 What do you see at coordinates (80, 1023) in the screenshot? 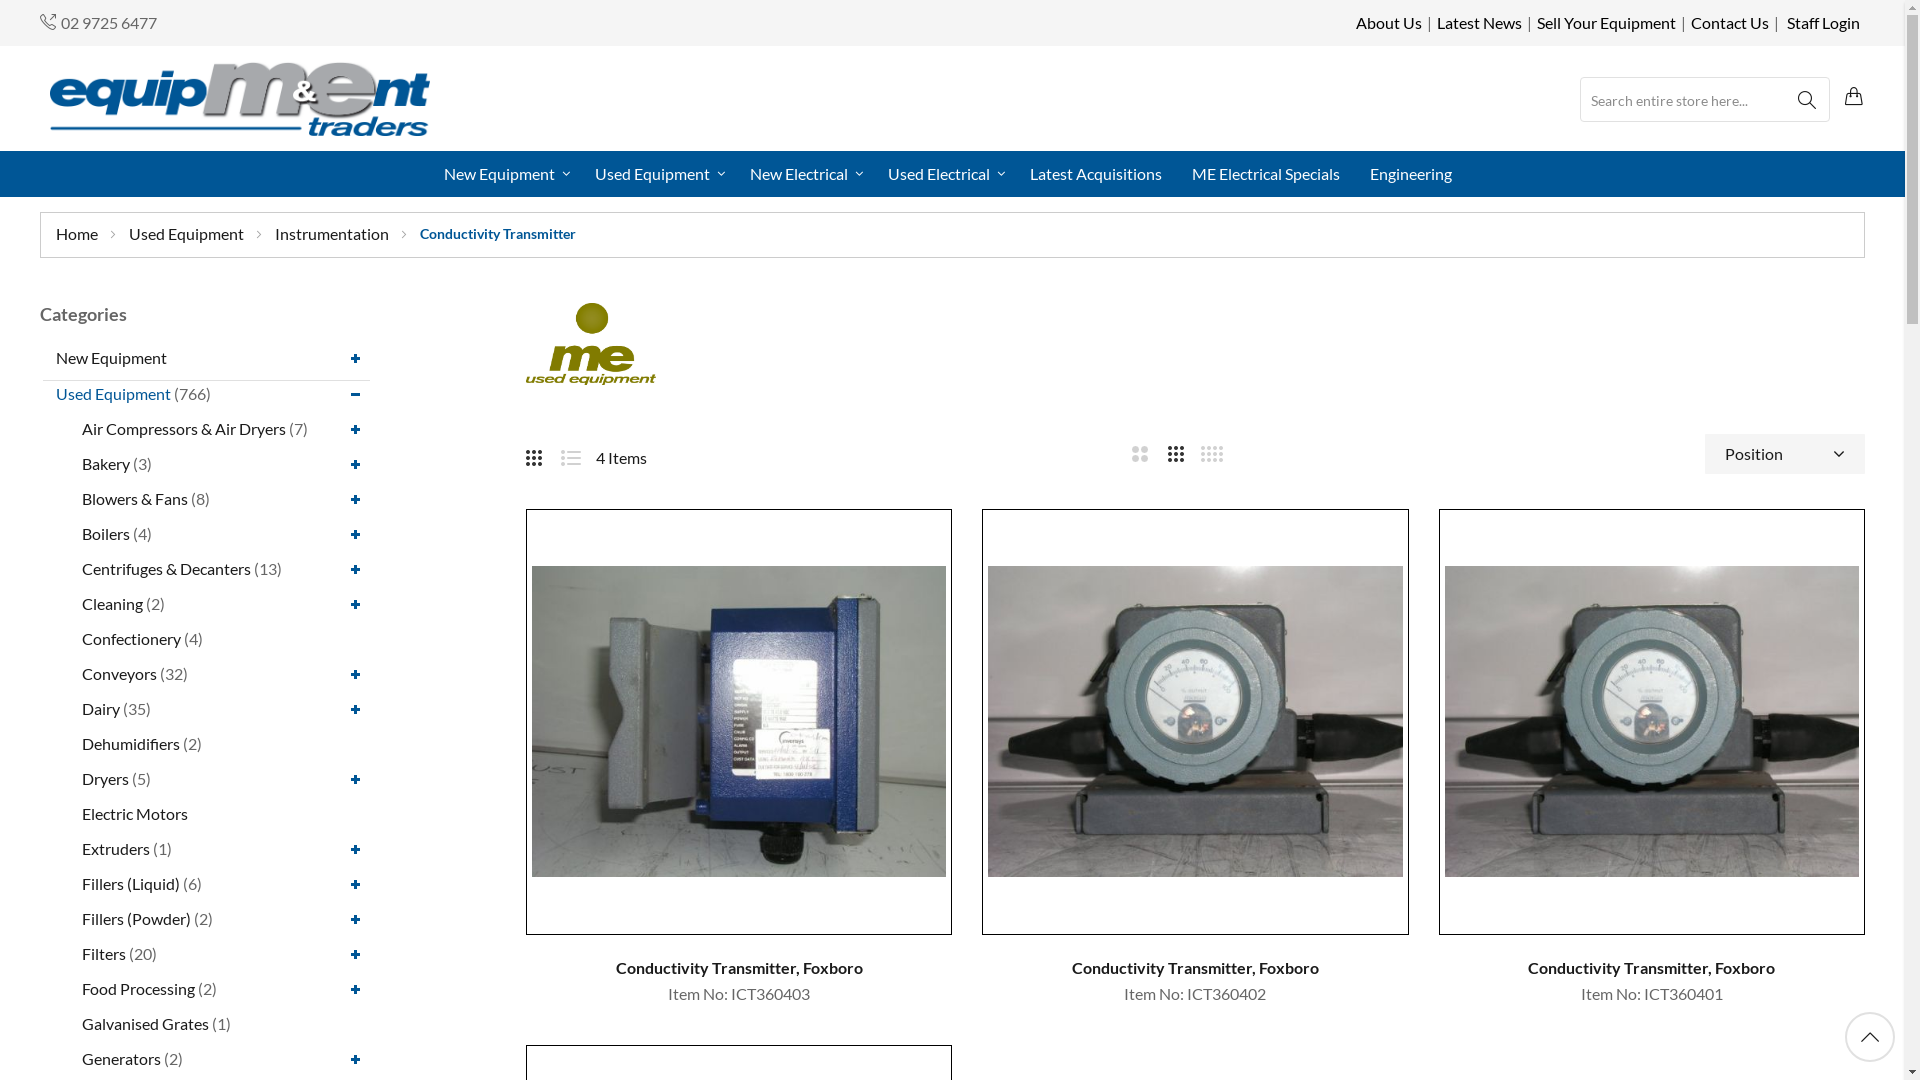
I see `'Galvanised Grates'` at bounding box center [80, 1023].